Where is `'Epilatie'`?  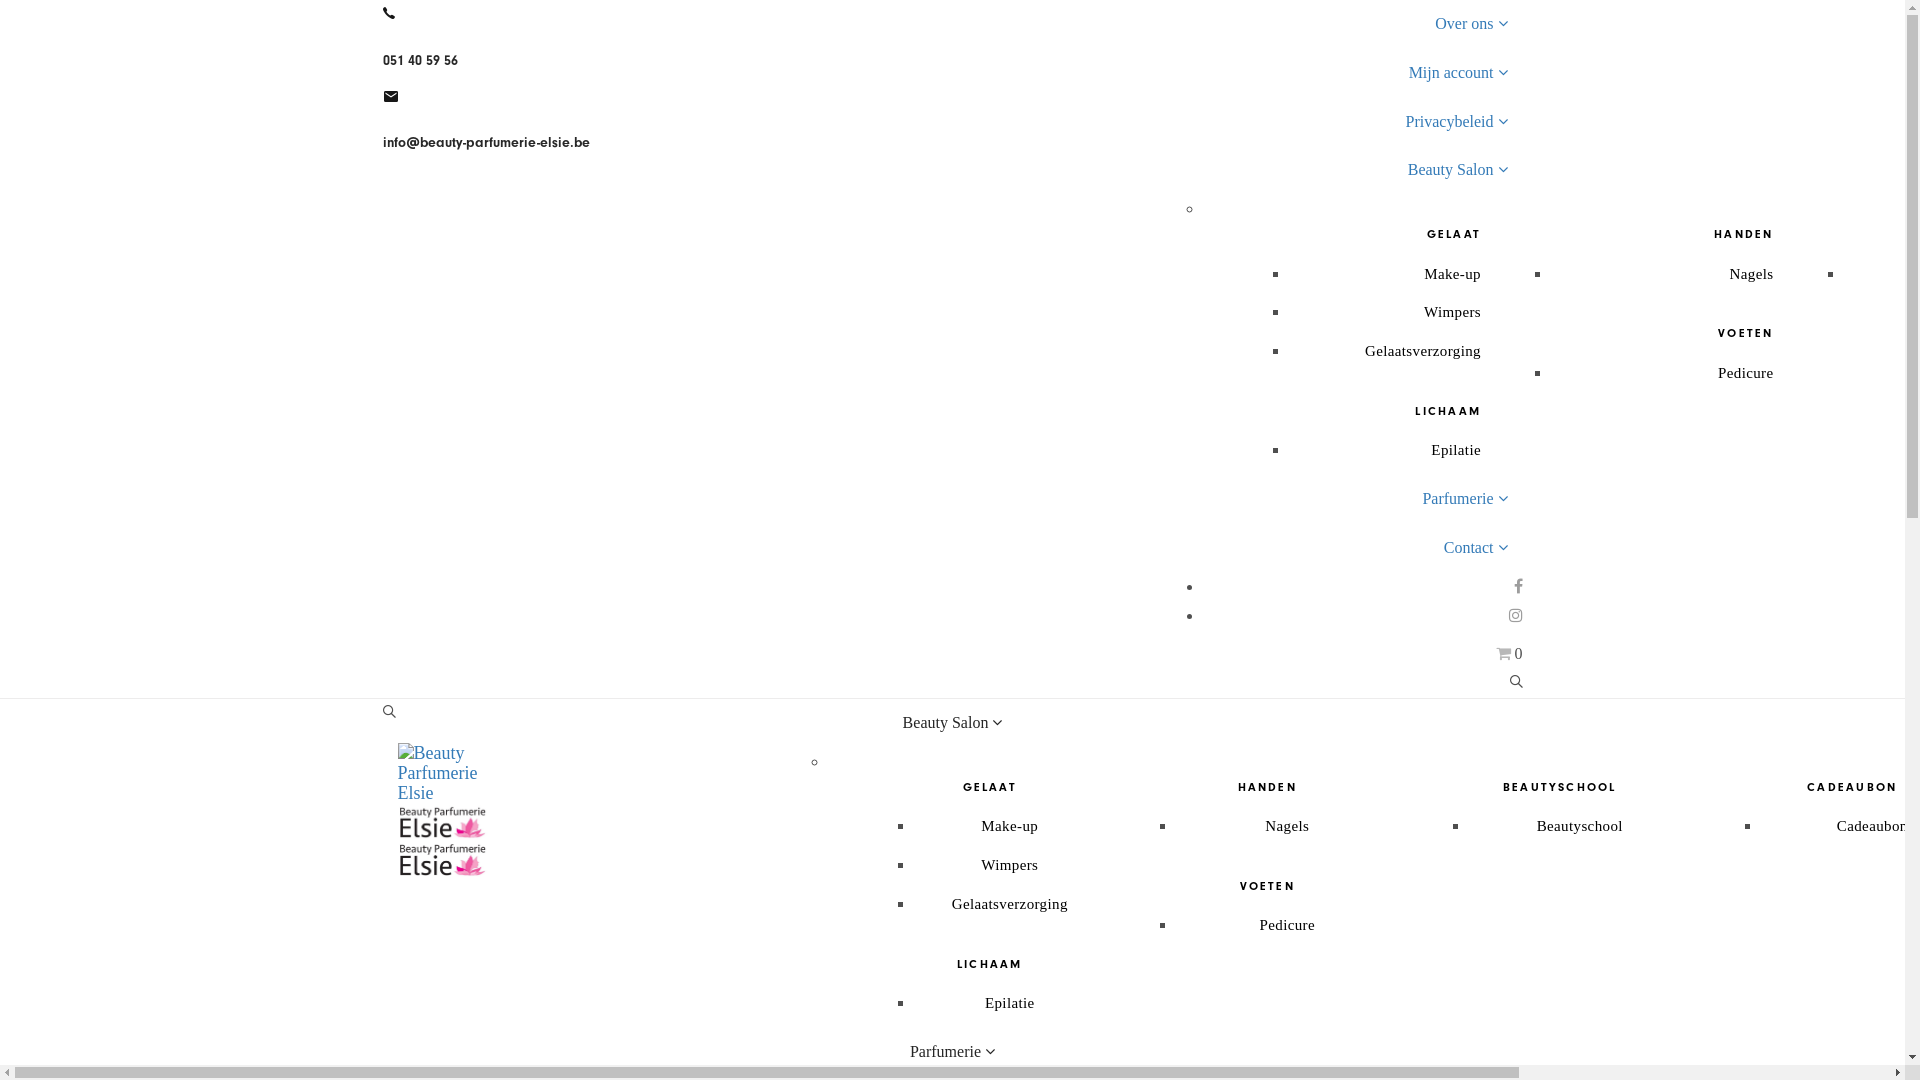
'Epilatie' is located at coordinates (1009, 1002).